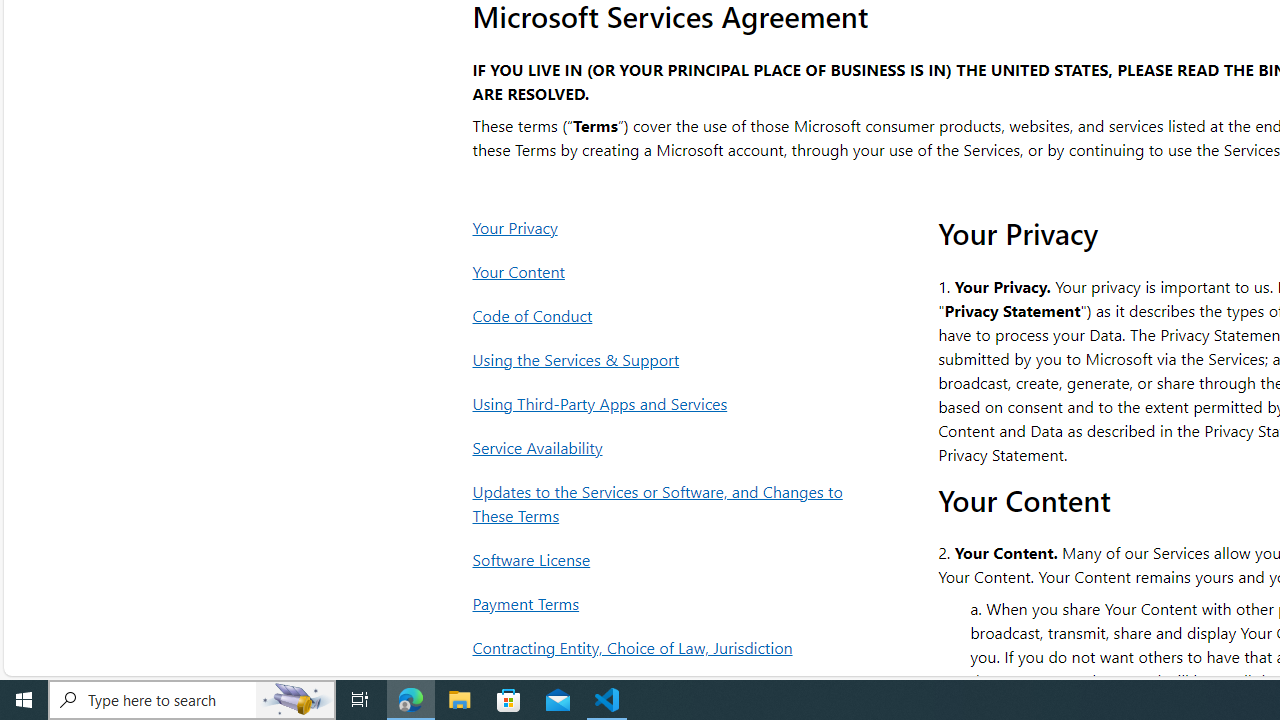 This screenshot has height=720, width=1280. I want to click on 'Service Availability', so click(663, 446).